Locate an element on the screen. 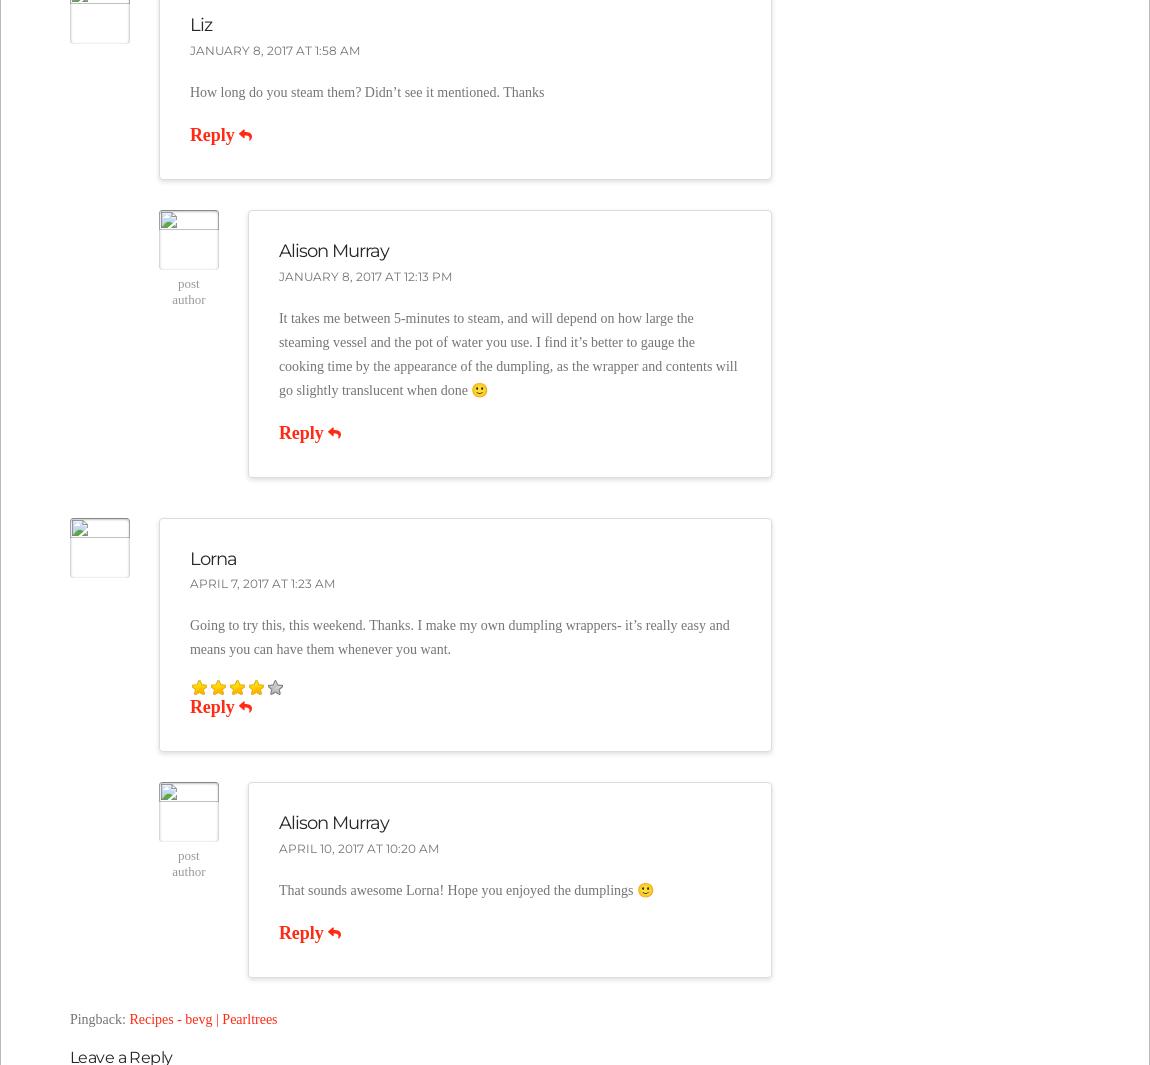 This screenshot has width=1150, height=1065. 'April 10, 2017 at 10:20 am' is located at coordinates (276, 848).